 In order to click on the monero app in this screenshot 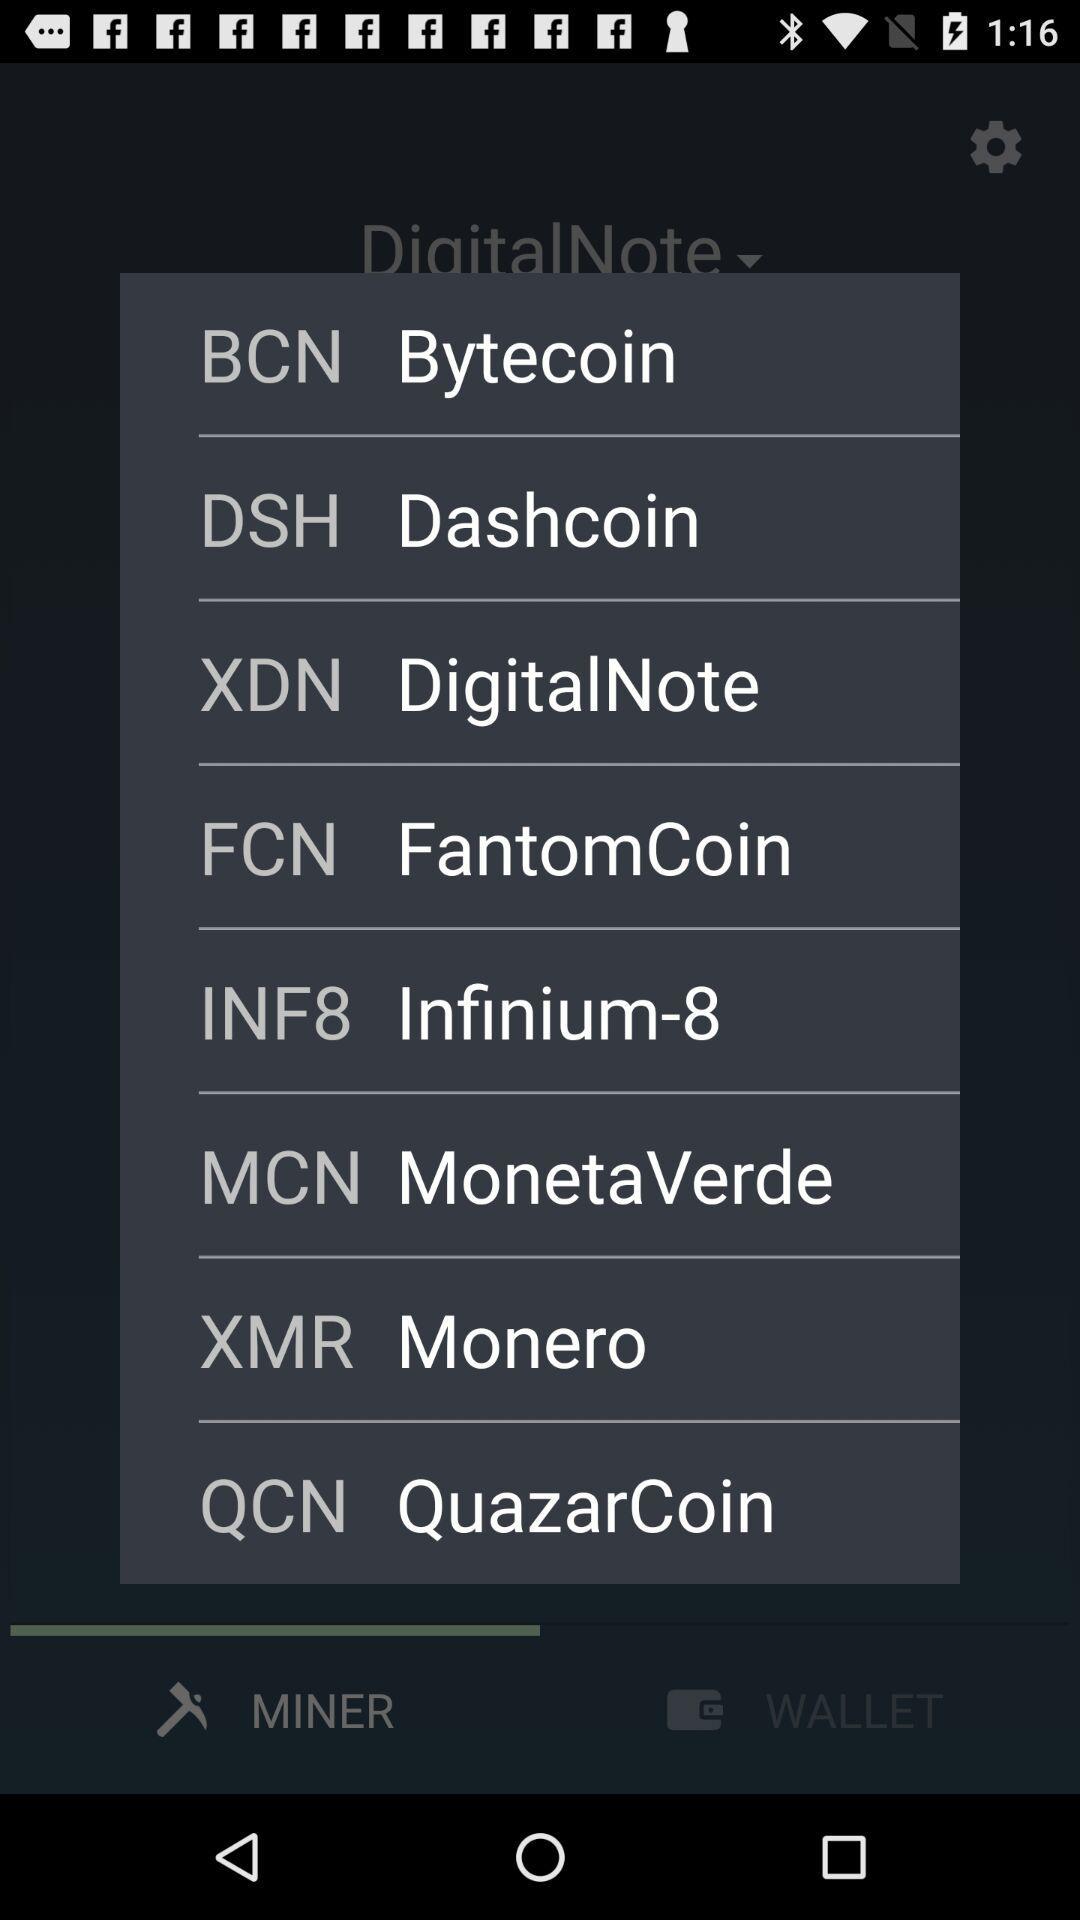, I will do `click(651, 1339)`.